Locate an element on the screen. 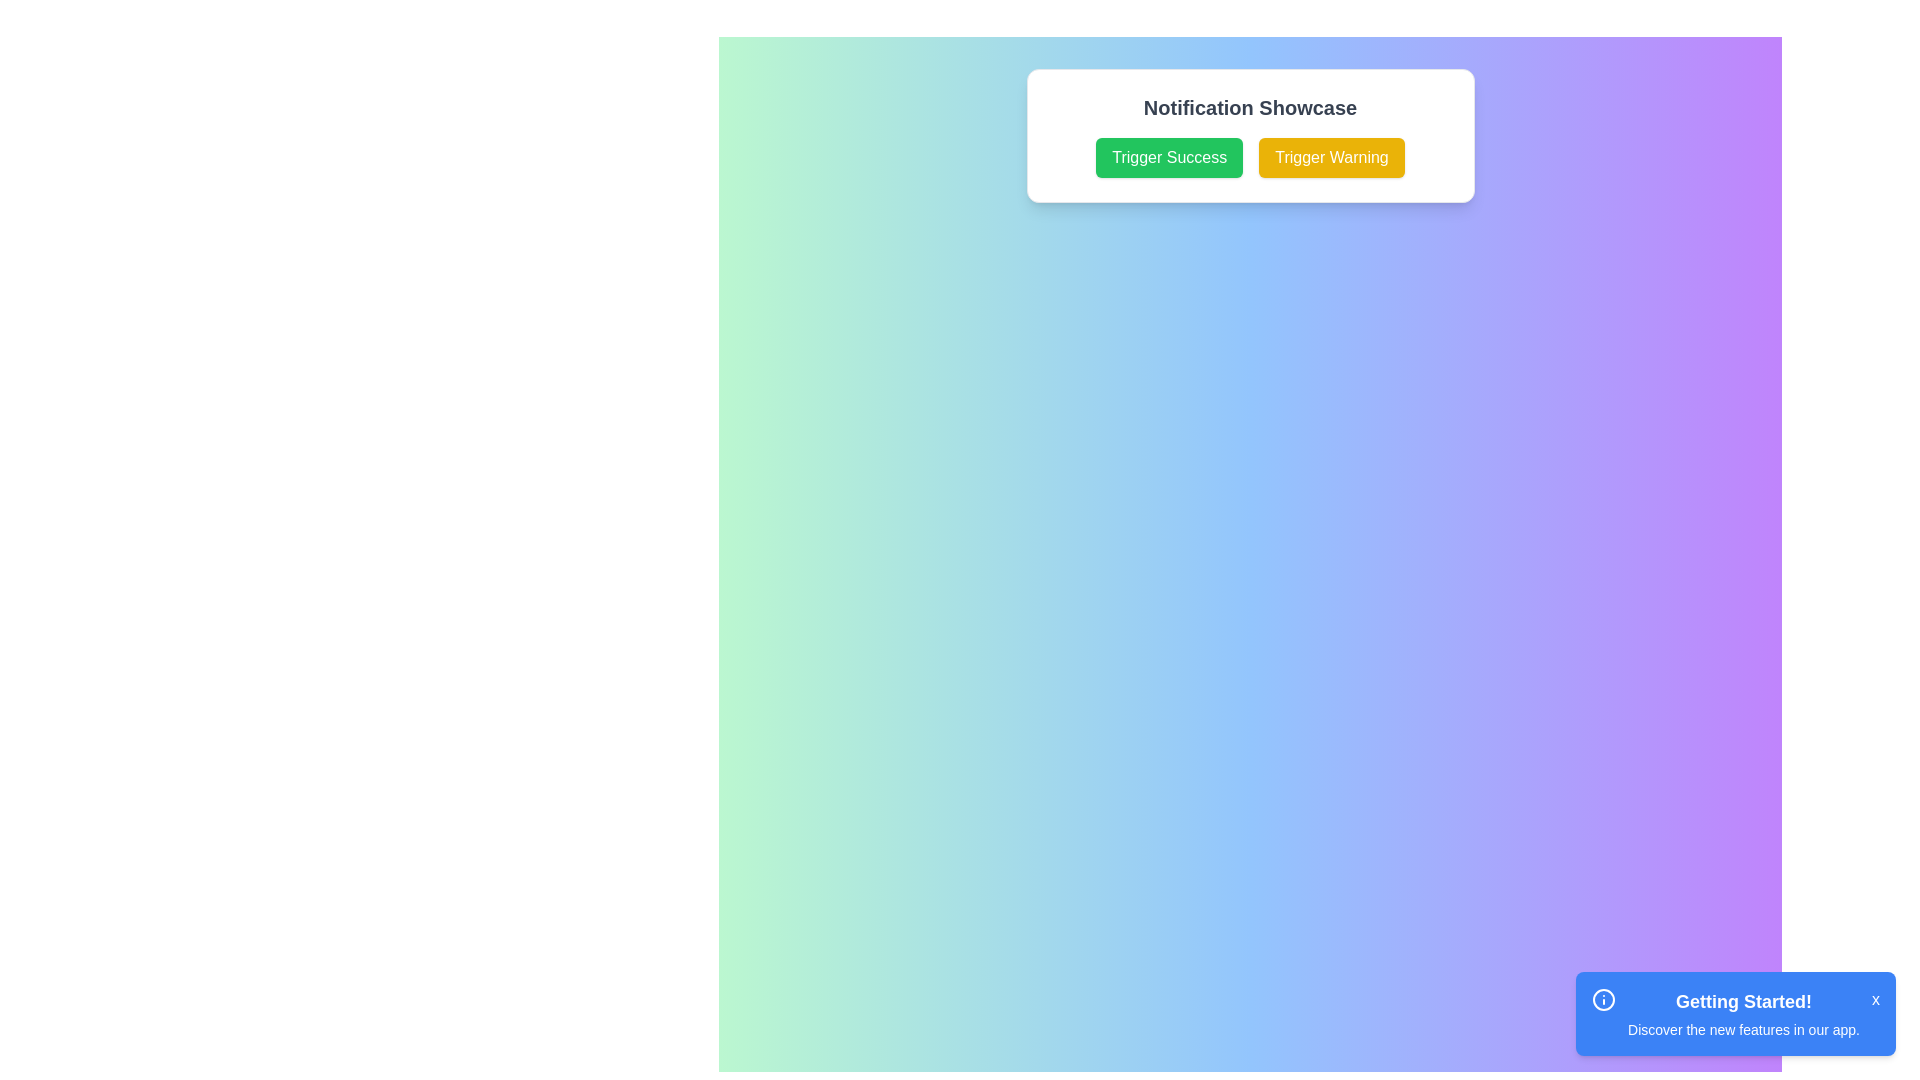 This screenshot has width=1920, height=1080. the small cross-shaped button labeled 'x' at the top-right corner of the blue notification box is located at coordinates (1875, 999).